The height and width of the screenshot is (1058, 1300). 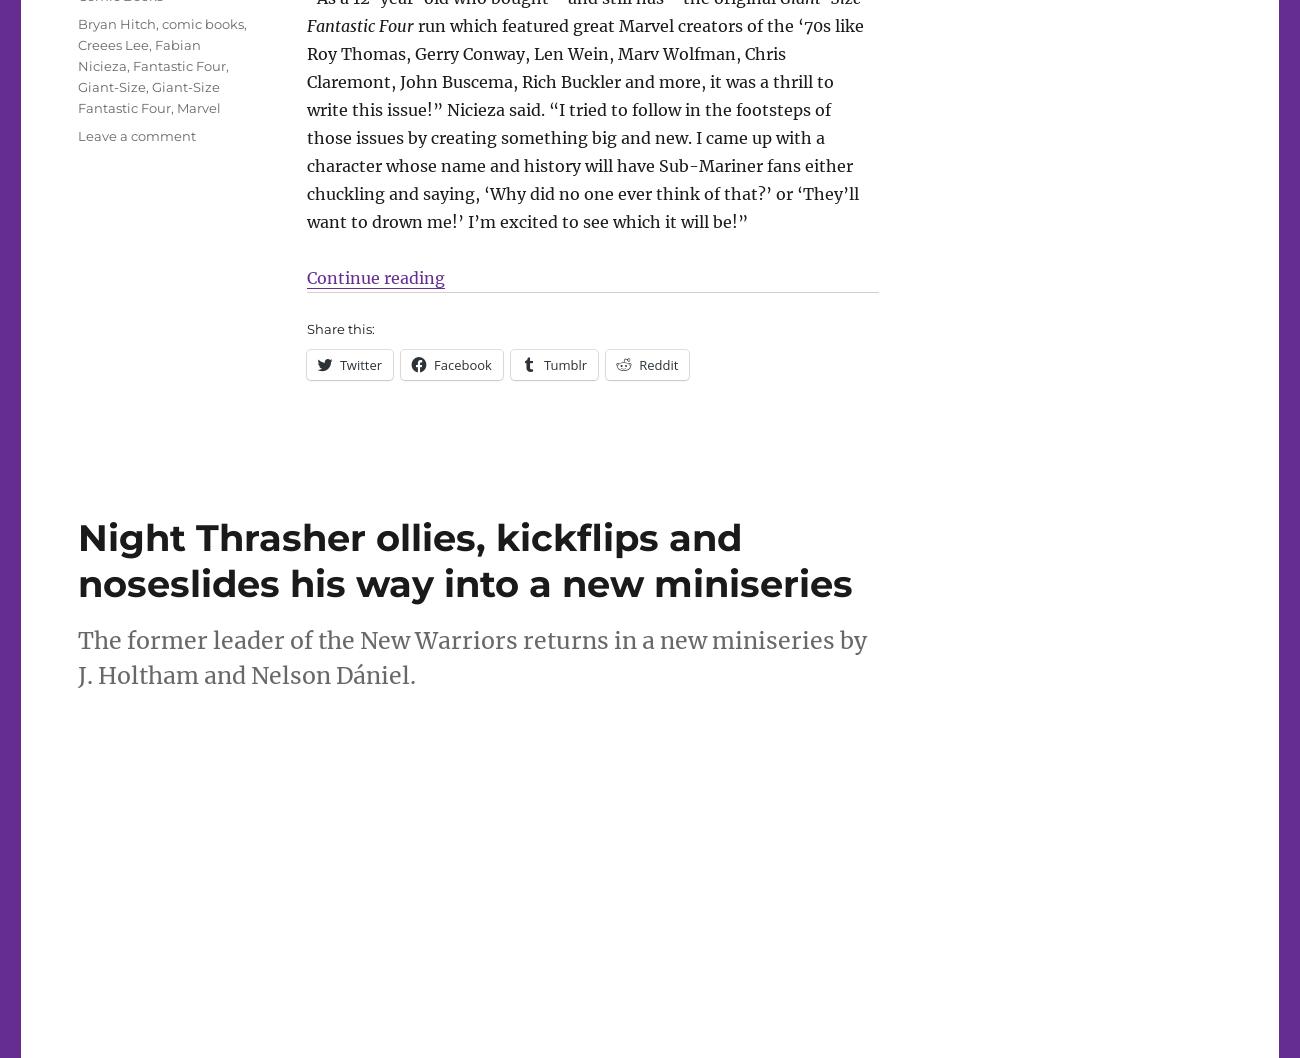 I want to click on 'The former leader of the New Warriors returns in a new miniseries by J. Holtham and Nelson Dániel.', so click(x=471, y=656).